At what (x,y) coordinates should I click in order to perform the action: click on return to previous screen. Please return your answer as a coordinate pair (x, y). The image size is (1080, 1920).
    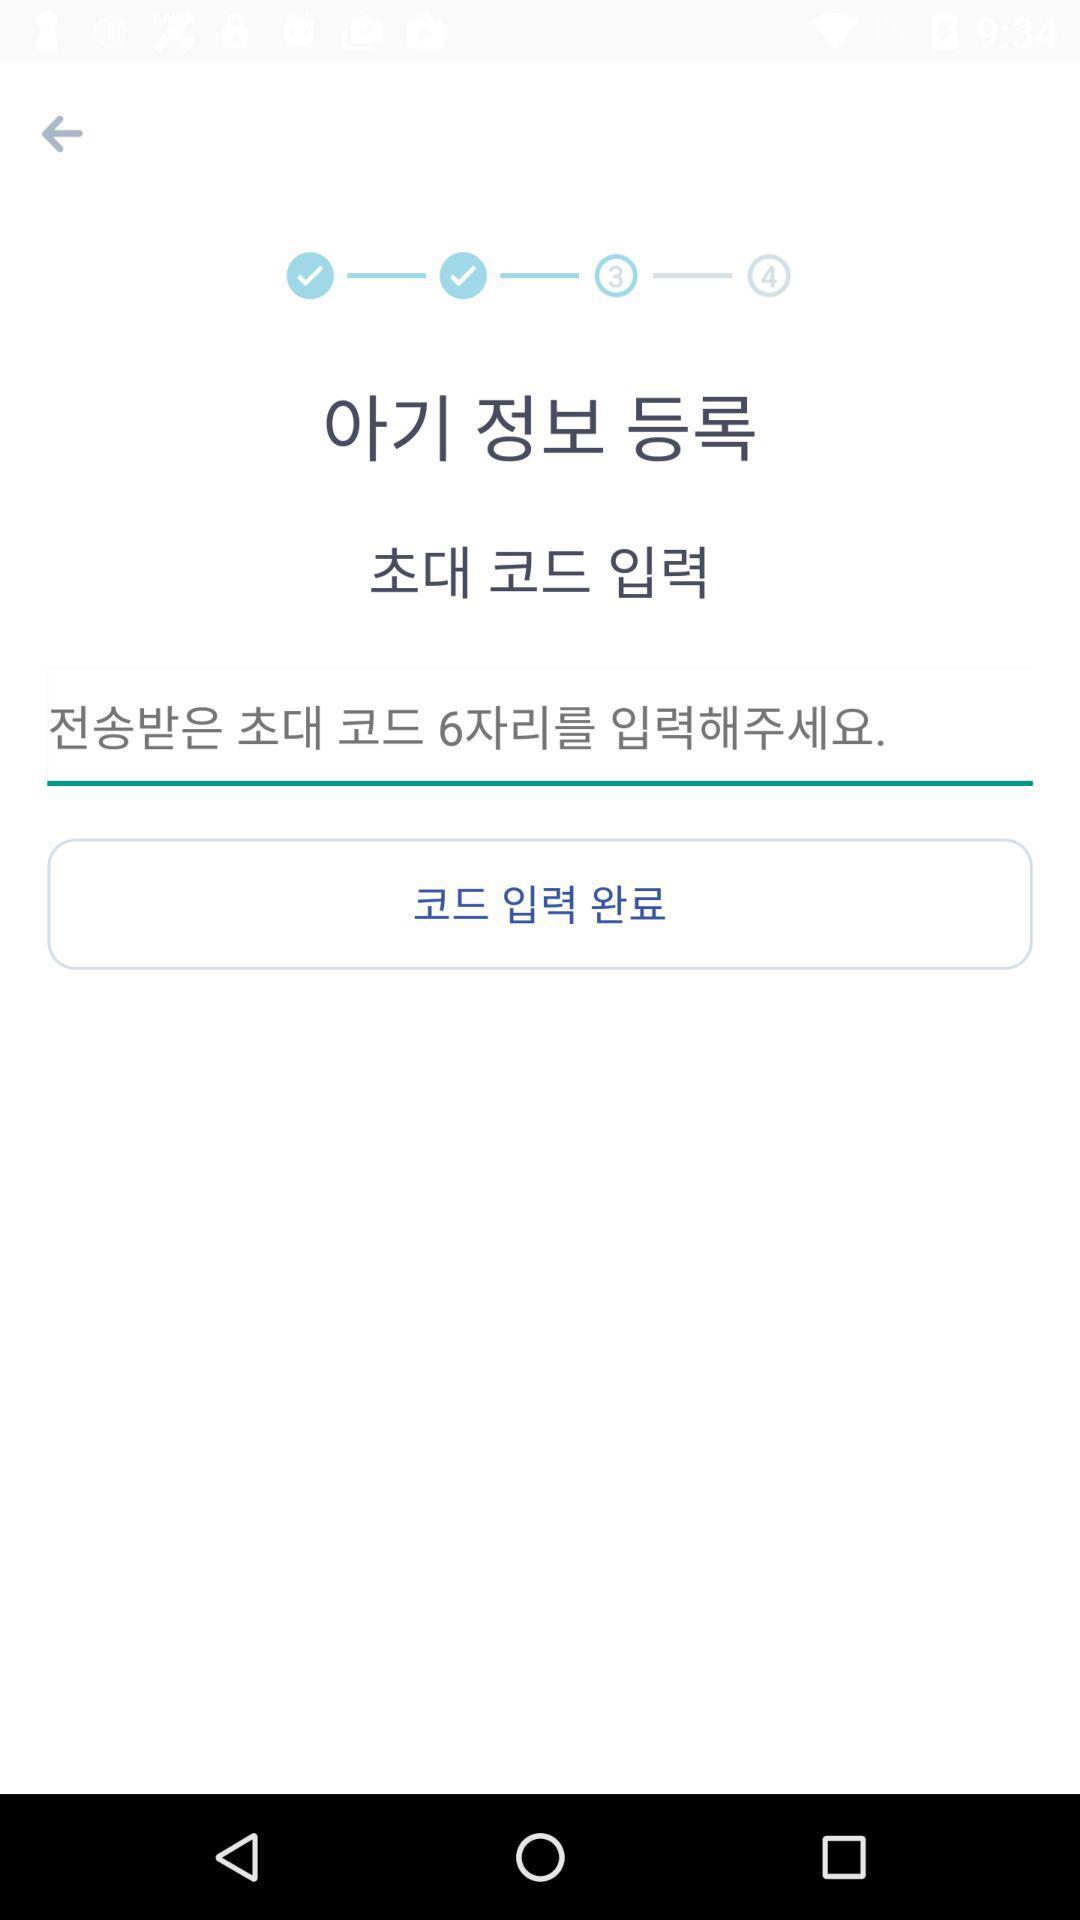
    Looking at the image, I should click on (56, 132).